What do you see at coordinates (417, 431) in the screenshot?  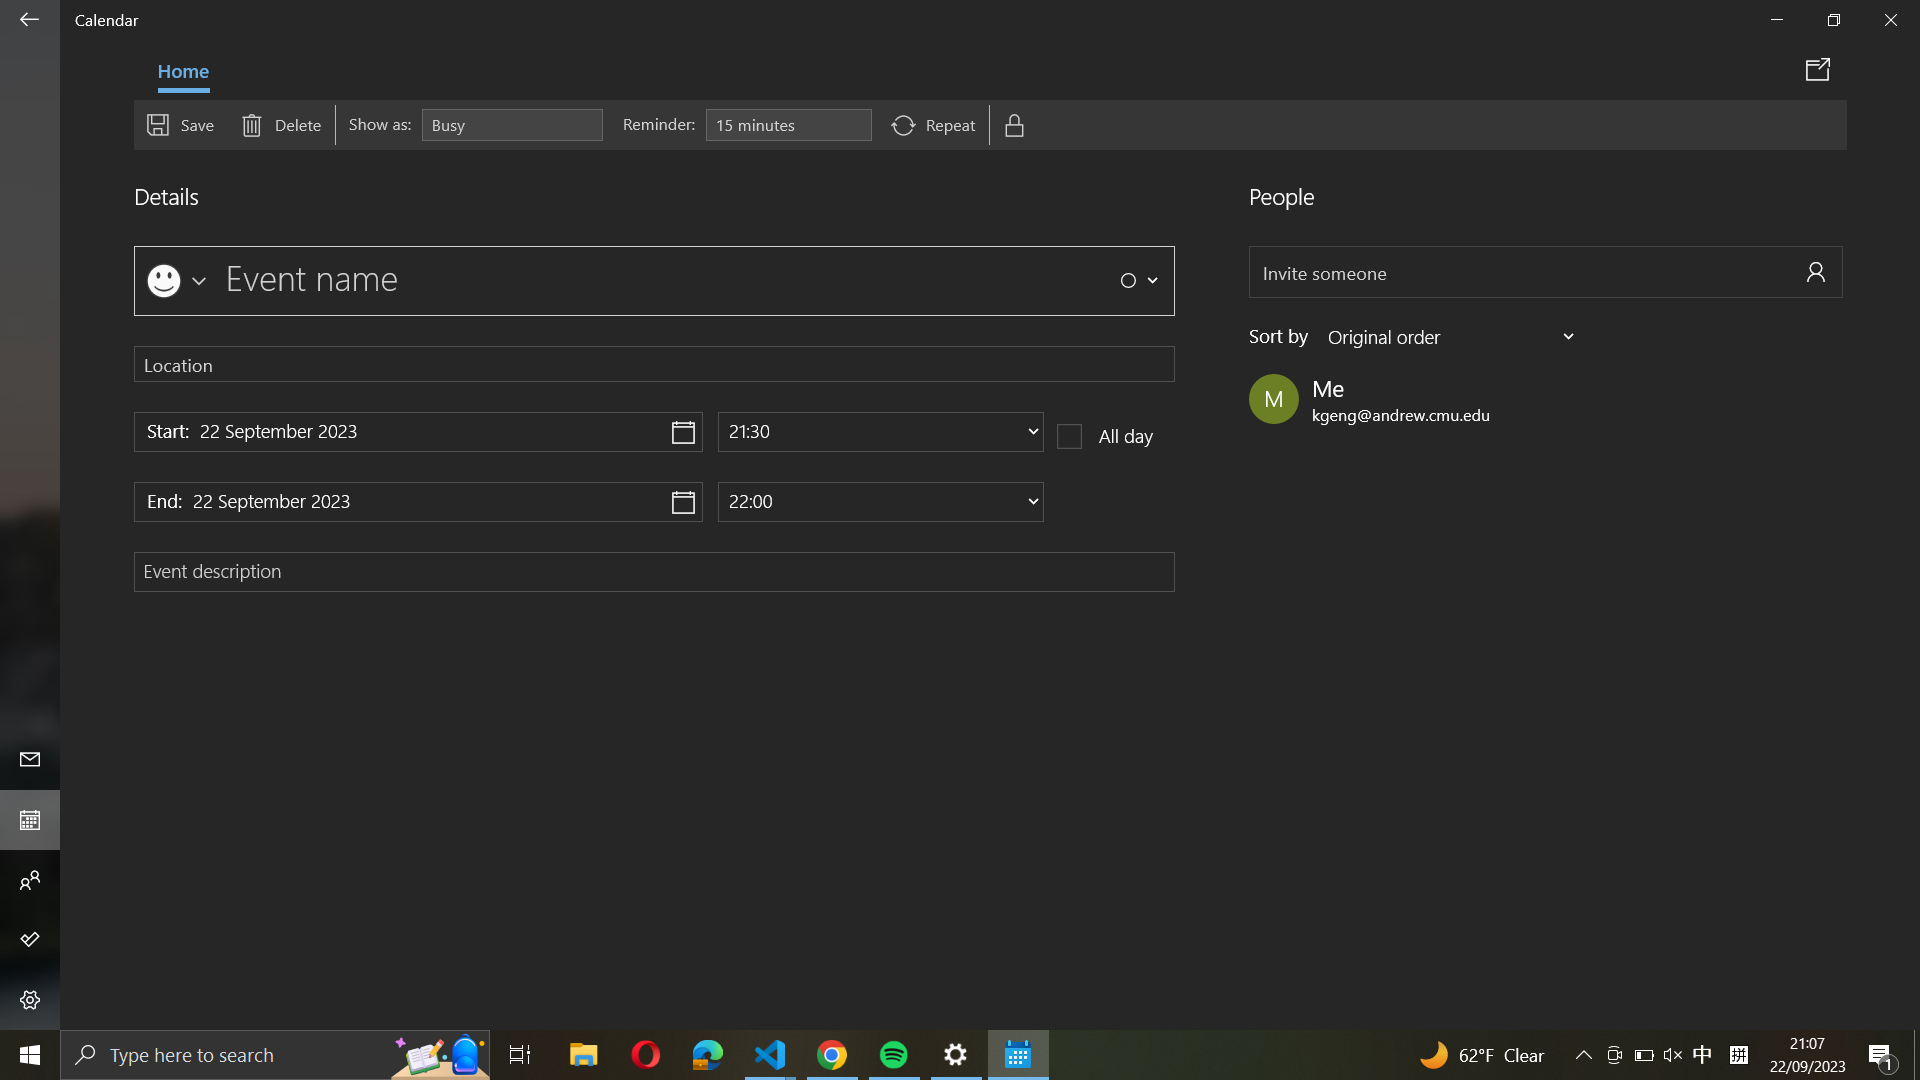 I see `the start date to "31 December 2021` at bounding box center [417, 431].